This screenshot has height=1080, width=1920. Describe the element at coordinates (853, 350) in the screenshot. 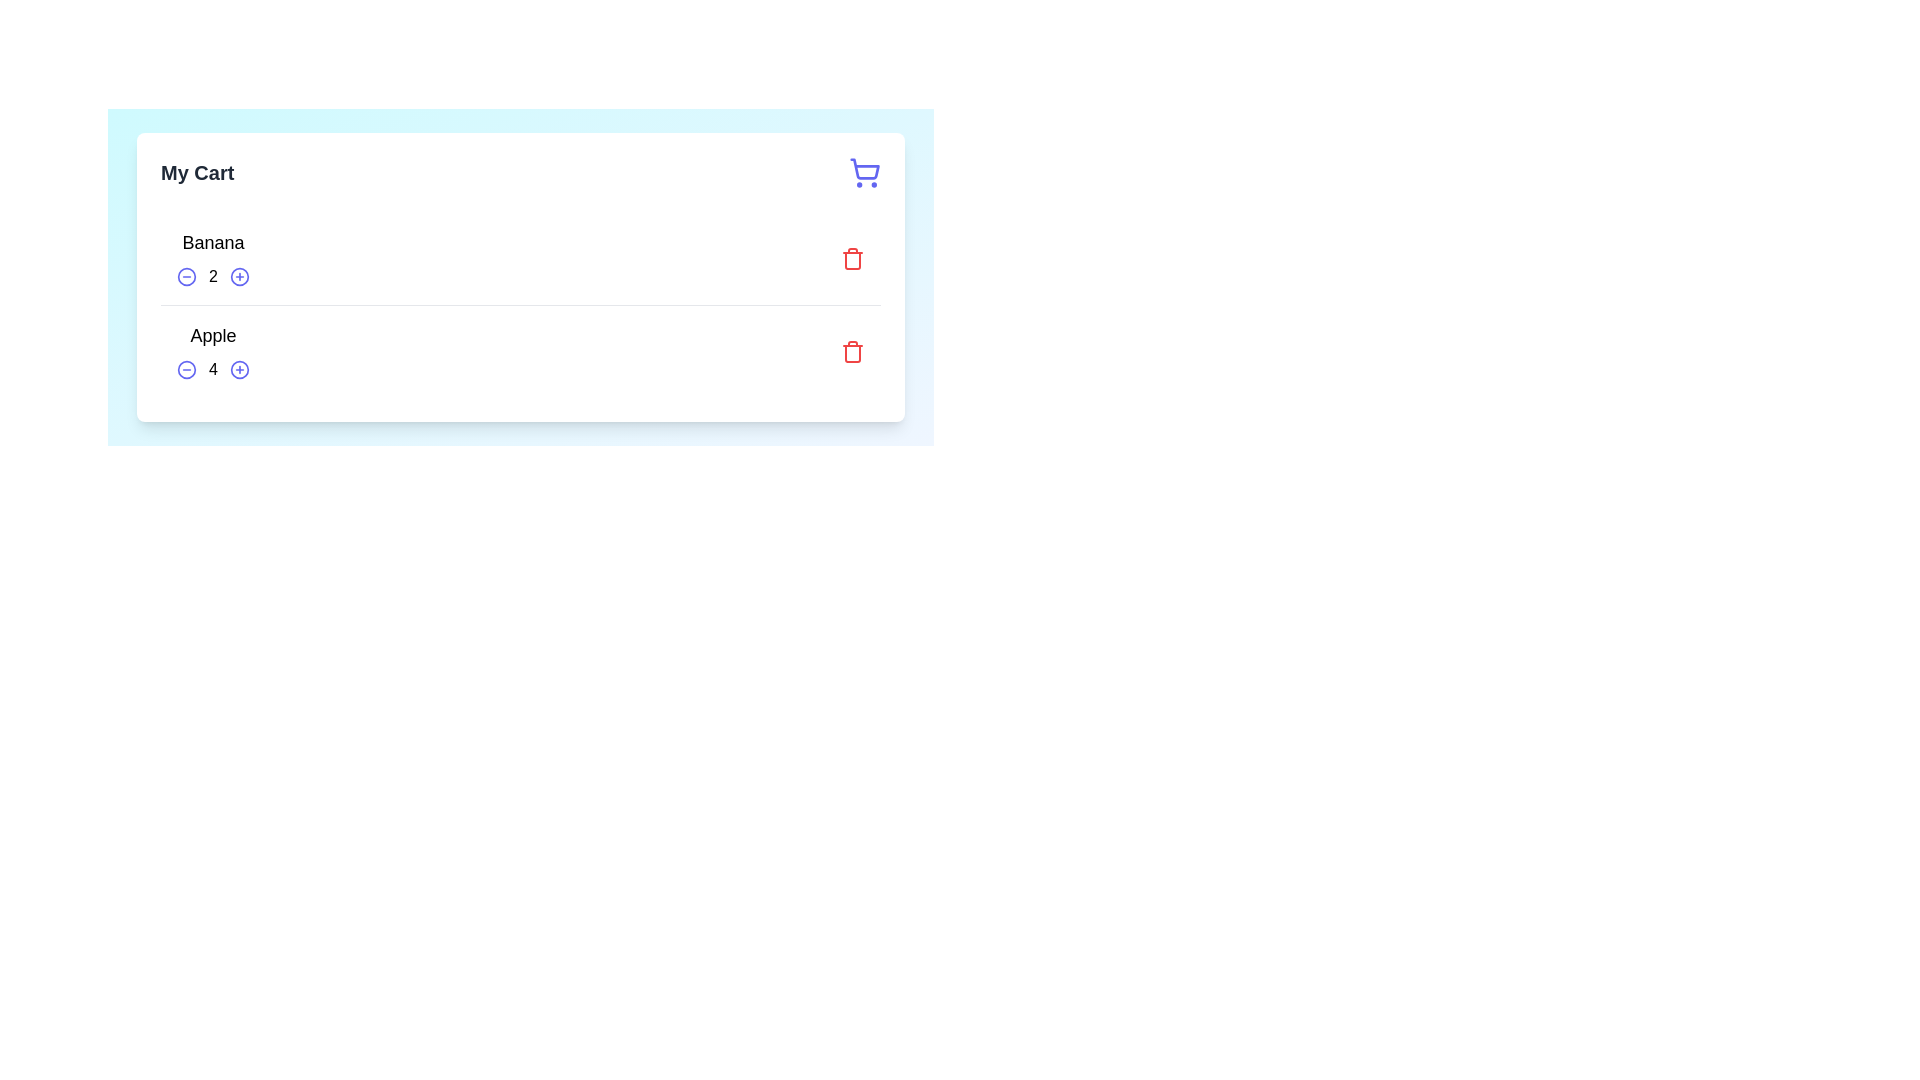

I see `the red trash bin icon located at the bottom right section of the cart for the 'Apple' product` at that location.